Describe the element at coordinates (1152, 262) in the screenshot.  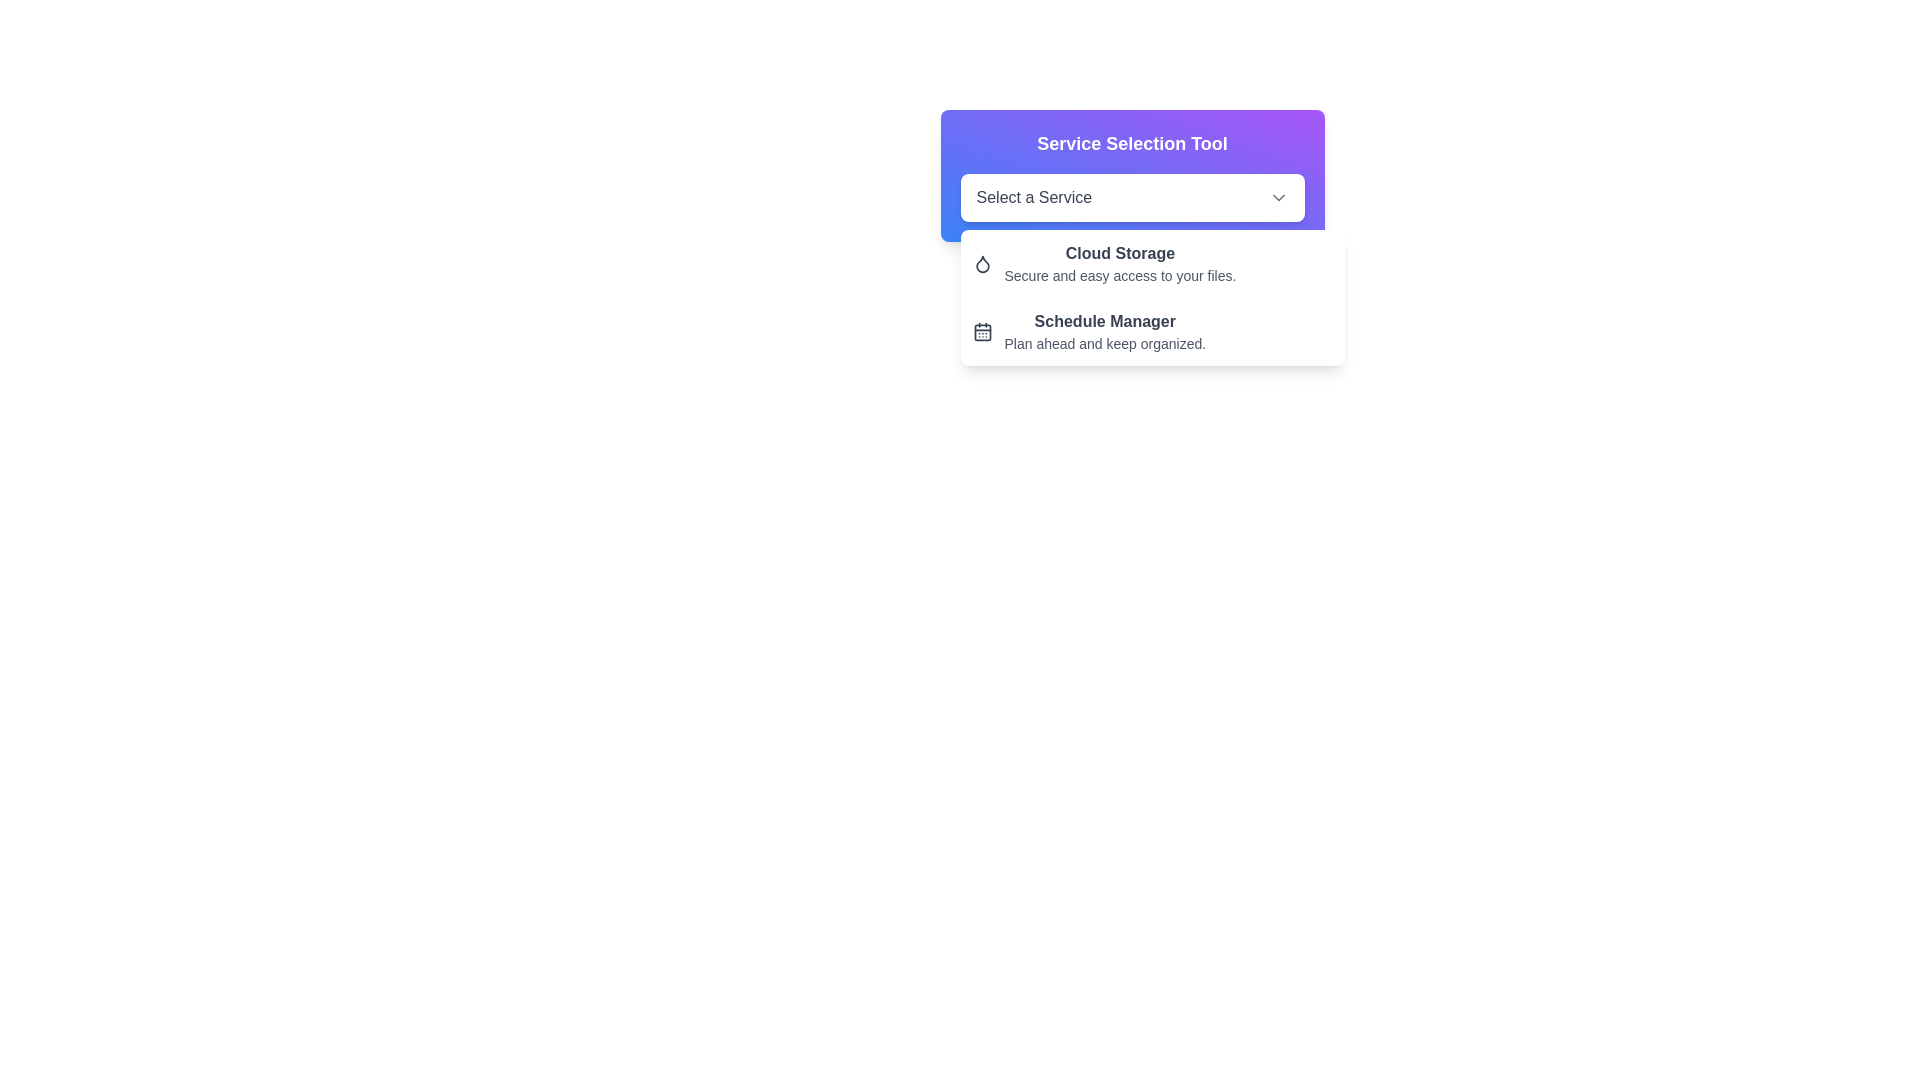
I see `the 'Cloud Storage' list item in the dropdown menu to observe the background color change effect` at that location.